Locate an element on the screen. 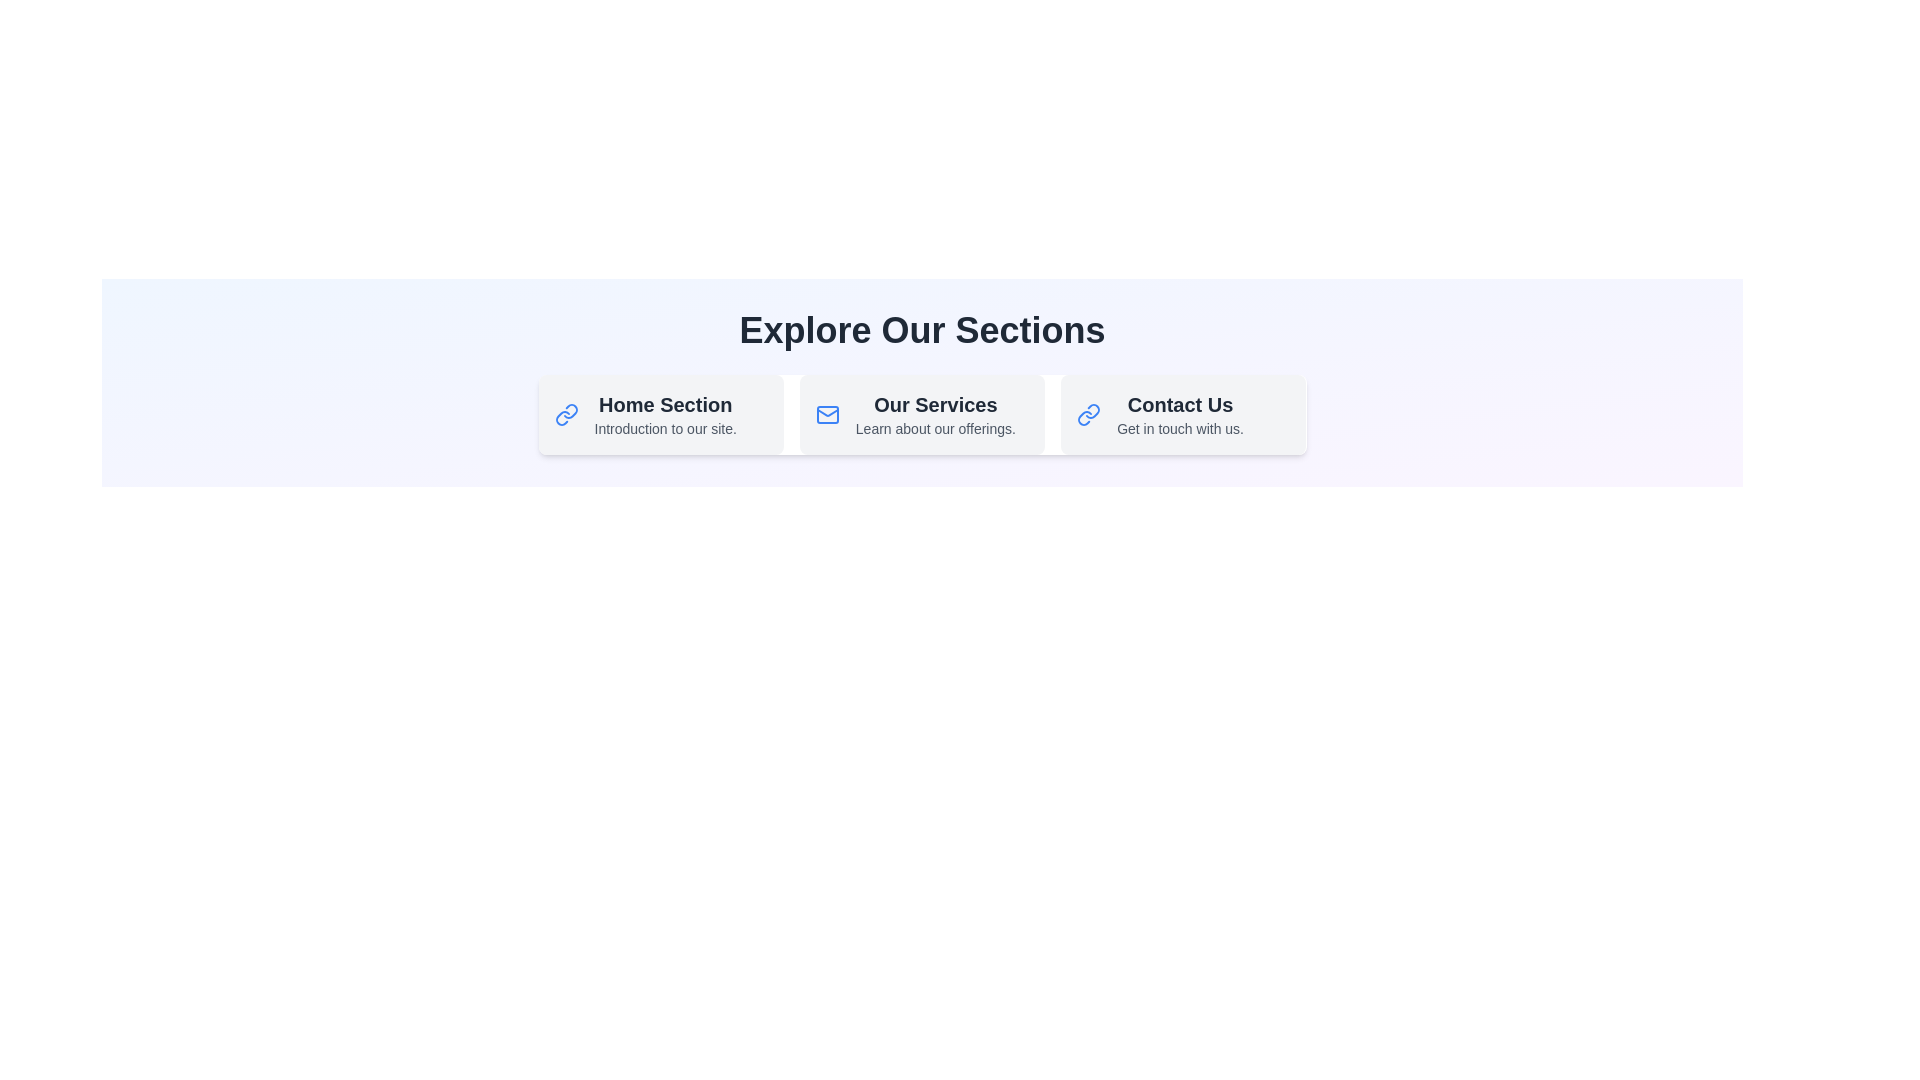  the informational text element in the 'Explore Our Sections' group is located at coordinates (934, 414).